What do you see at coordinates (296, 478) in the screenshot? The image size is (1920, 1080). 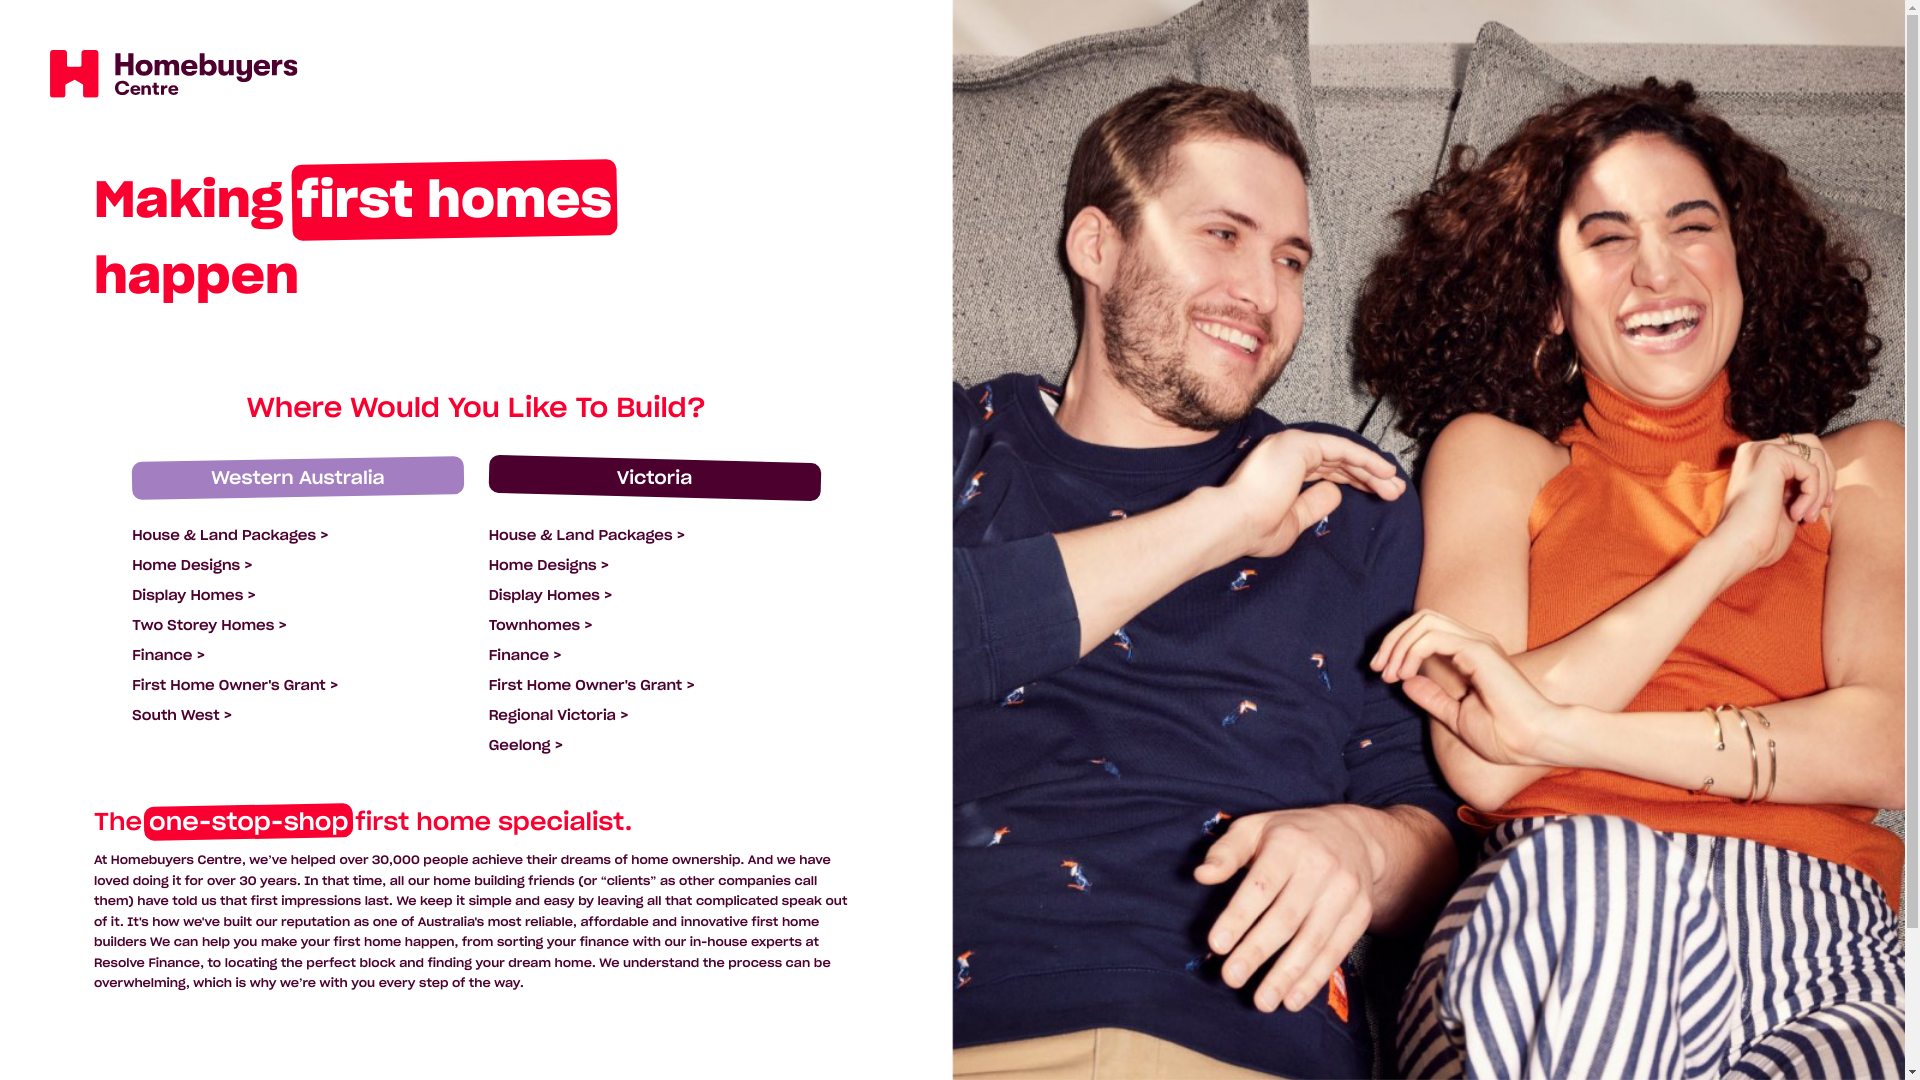 I see `'Western Australia'` at bounding box center [296, 478].